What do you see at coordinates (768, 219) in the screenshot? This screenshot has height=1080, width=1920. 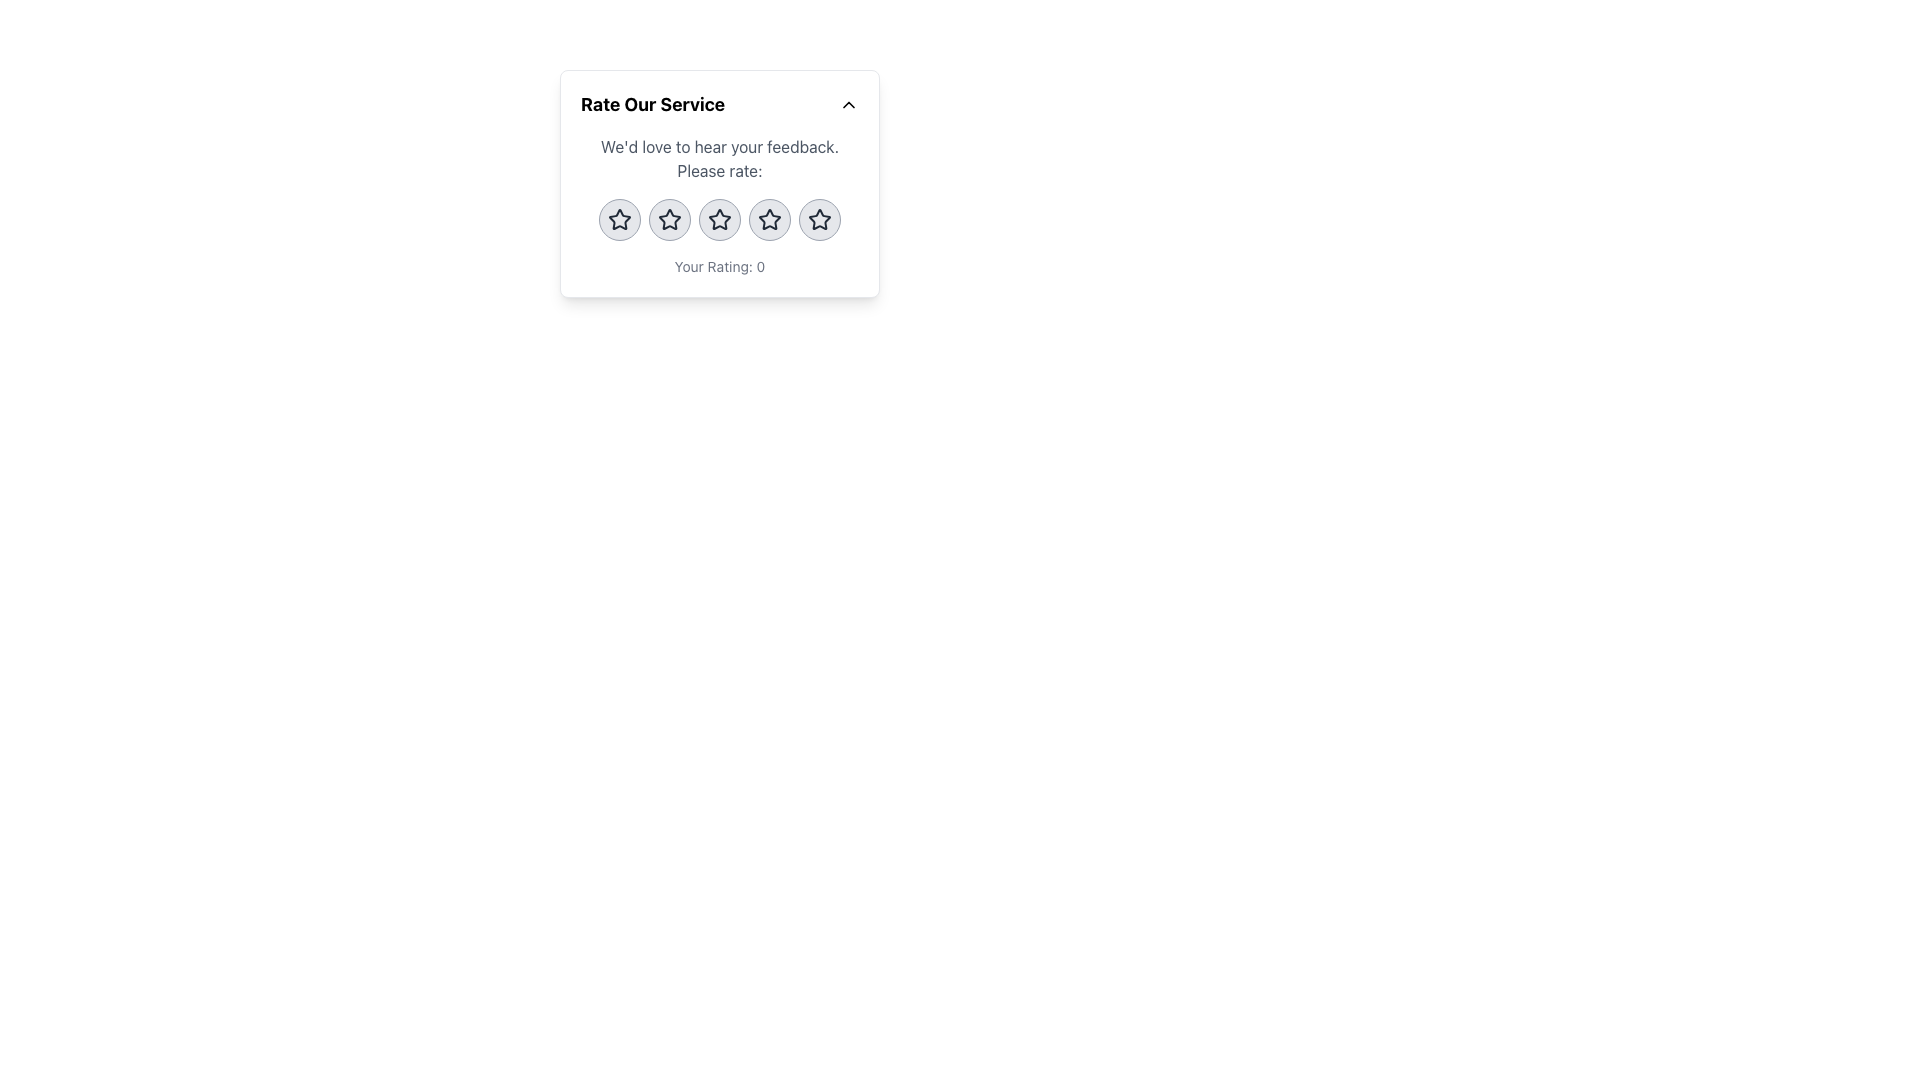 I see `the fourth star icon in the rating system below the text 'Please rate:'` at bounding box center [768, 219].